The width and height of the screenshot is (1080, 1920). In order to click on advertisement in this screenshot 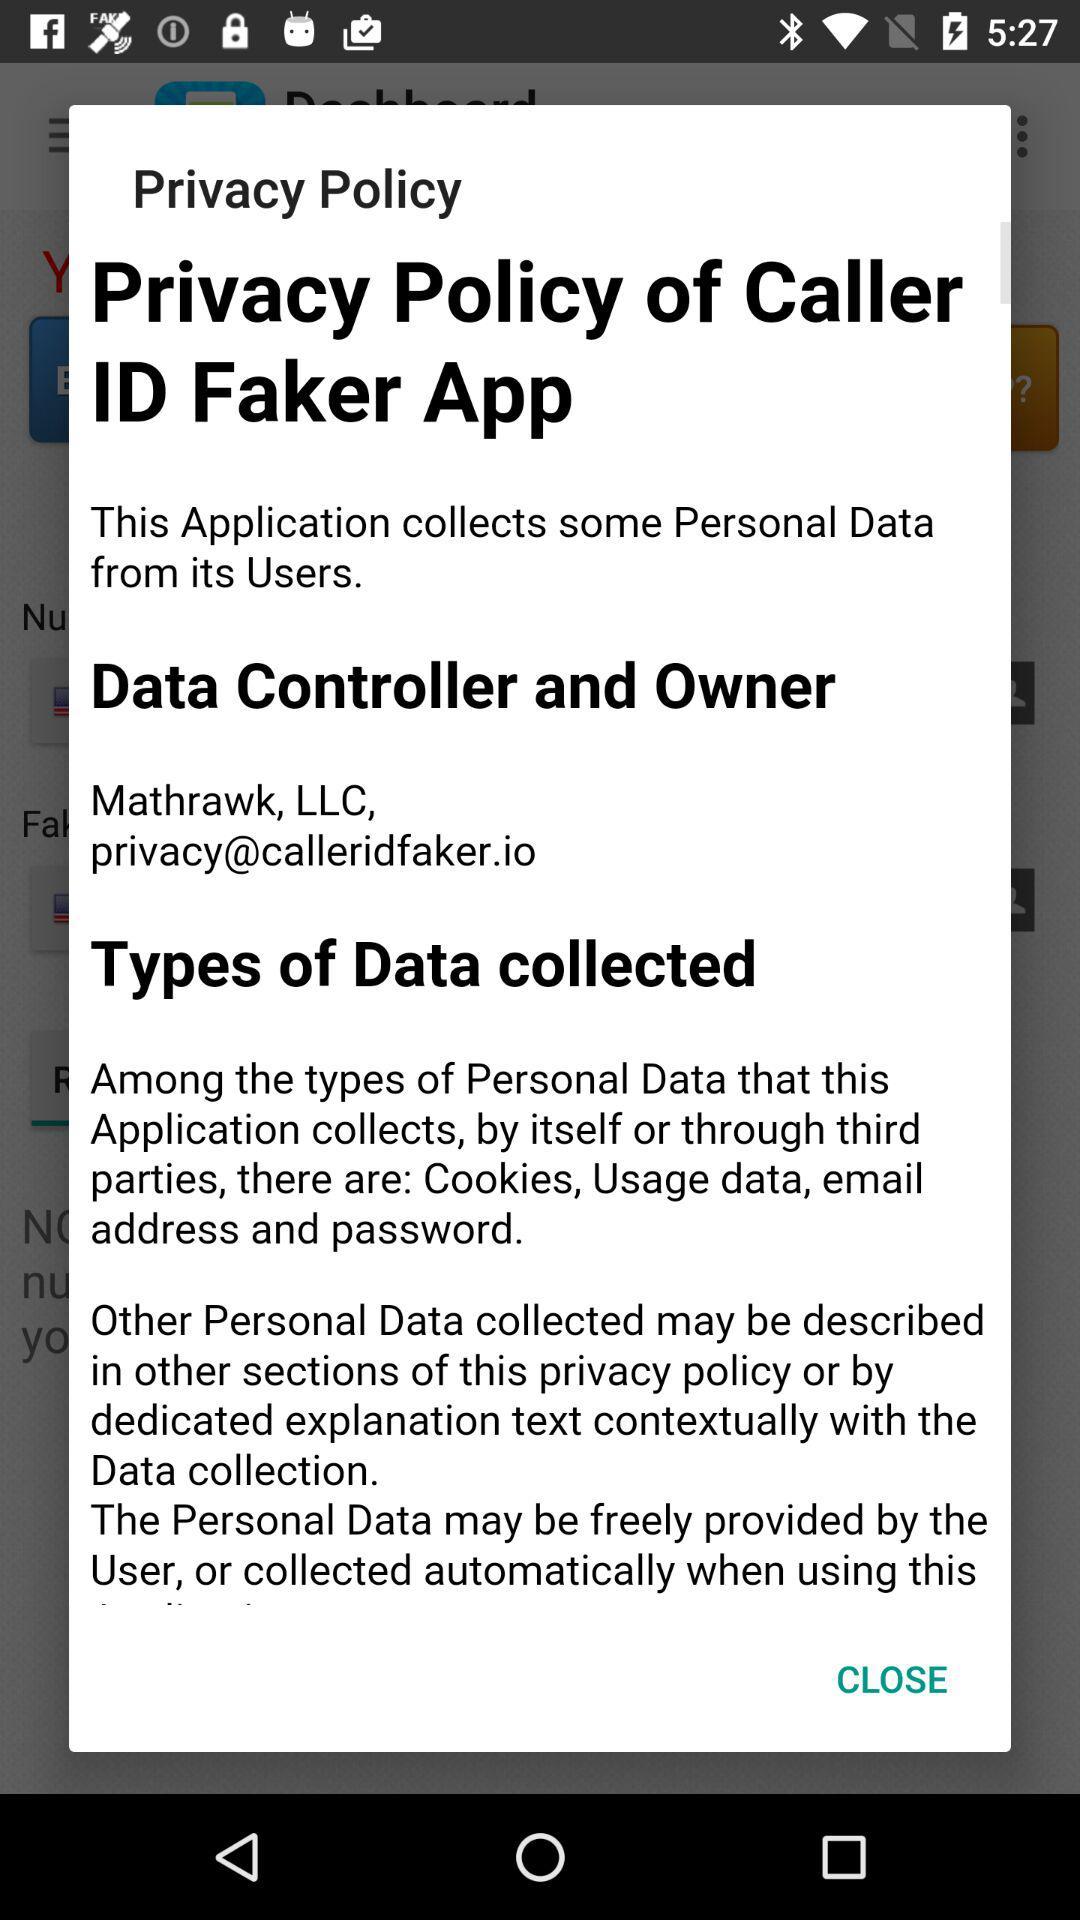, I will do `click(540, 912)`.